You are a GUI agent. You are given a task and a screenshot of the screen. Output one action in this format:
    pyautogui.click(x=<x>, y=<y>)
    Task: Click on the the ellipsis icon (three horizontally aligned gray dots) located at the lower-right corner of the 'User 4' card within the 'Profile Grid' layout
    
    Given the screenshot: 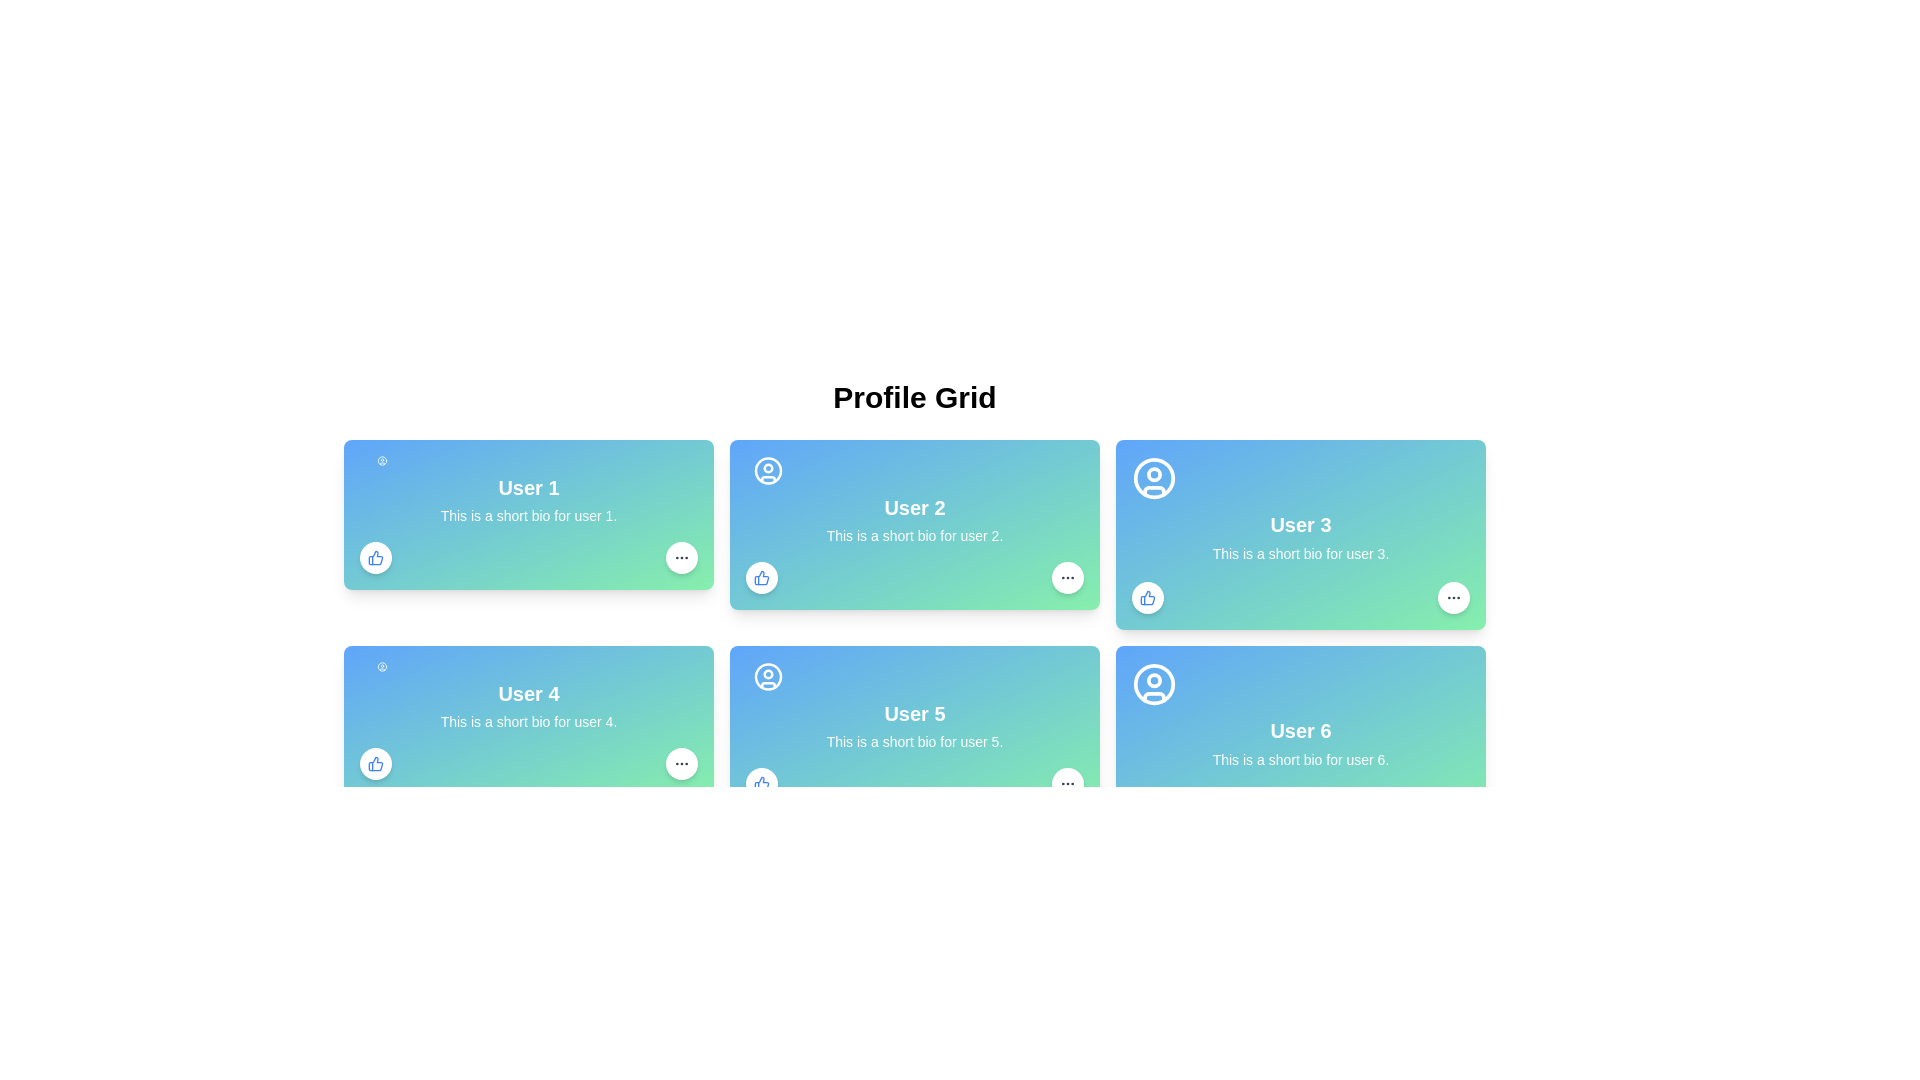 What is the action you would take?
    pyautogui.click(x=681, y=763)
    